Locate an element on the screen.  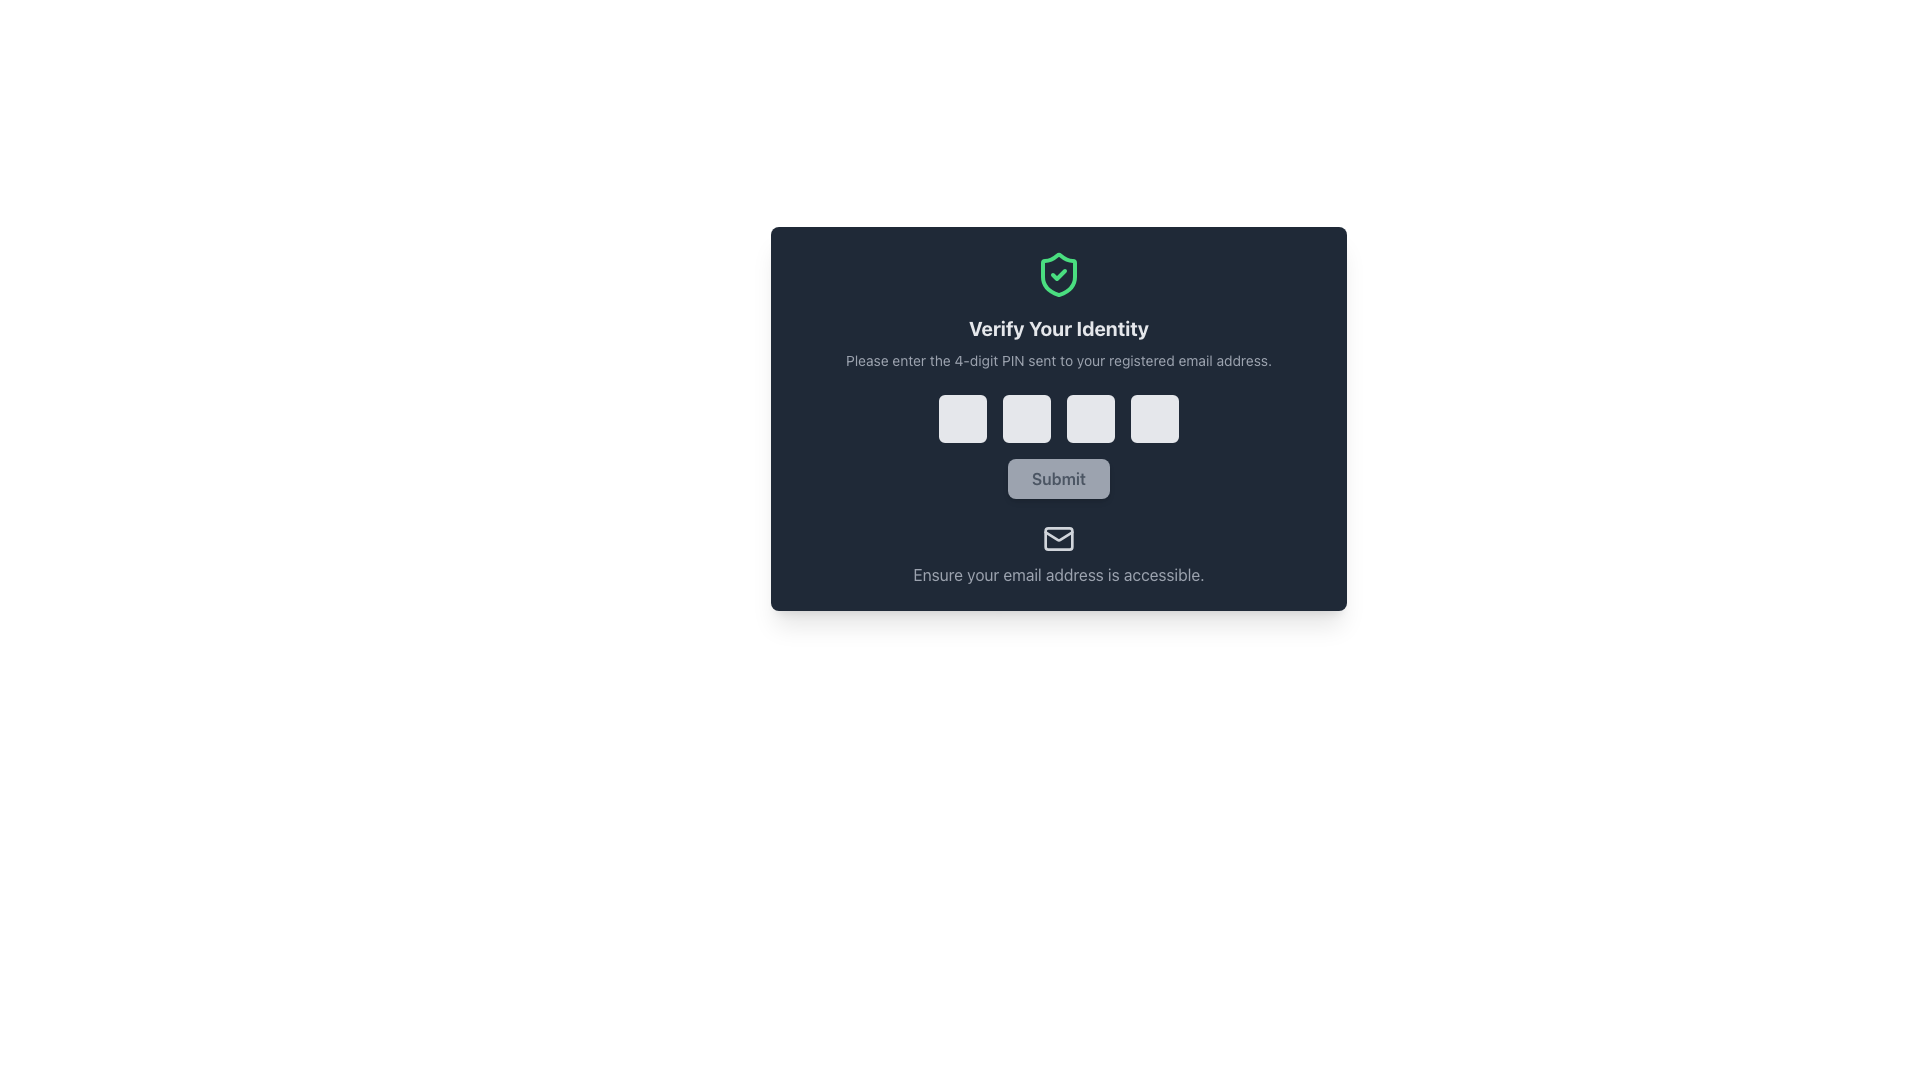
the static text paragraph that provides instructions for entering a PIN sent to the user's registered email address, located below the title 'Verify Your Identity.' is located at coordinates (1058, 361).